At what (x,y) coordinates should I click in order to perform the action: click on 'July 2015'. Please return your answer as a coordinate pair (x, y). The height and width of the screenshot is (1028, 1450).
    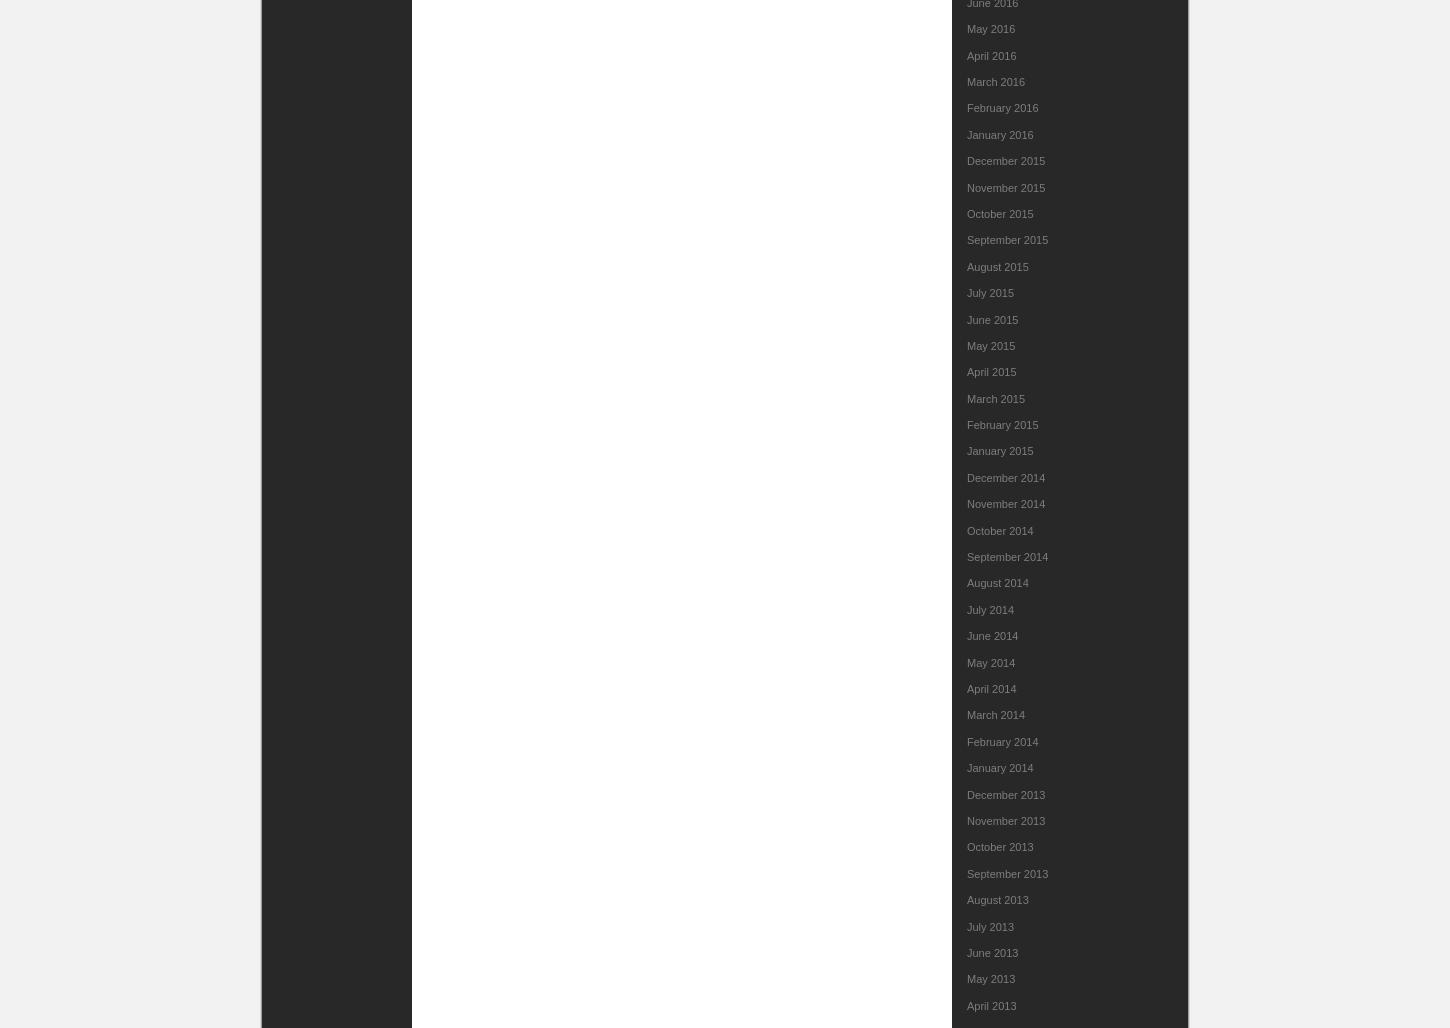
    Looking at the image, I should click on (967, 292).